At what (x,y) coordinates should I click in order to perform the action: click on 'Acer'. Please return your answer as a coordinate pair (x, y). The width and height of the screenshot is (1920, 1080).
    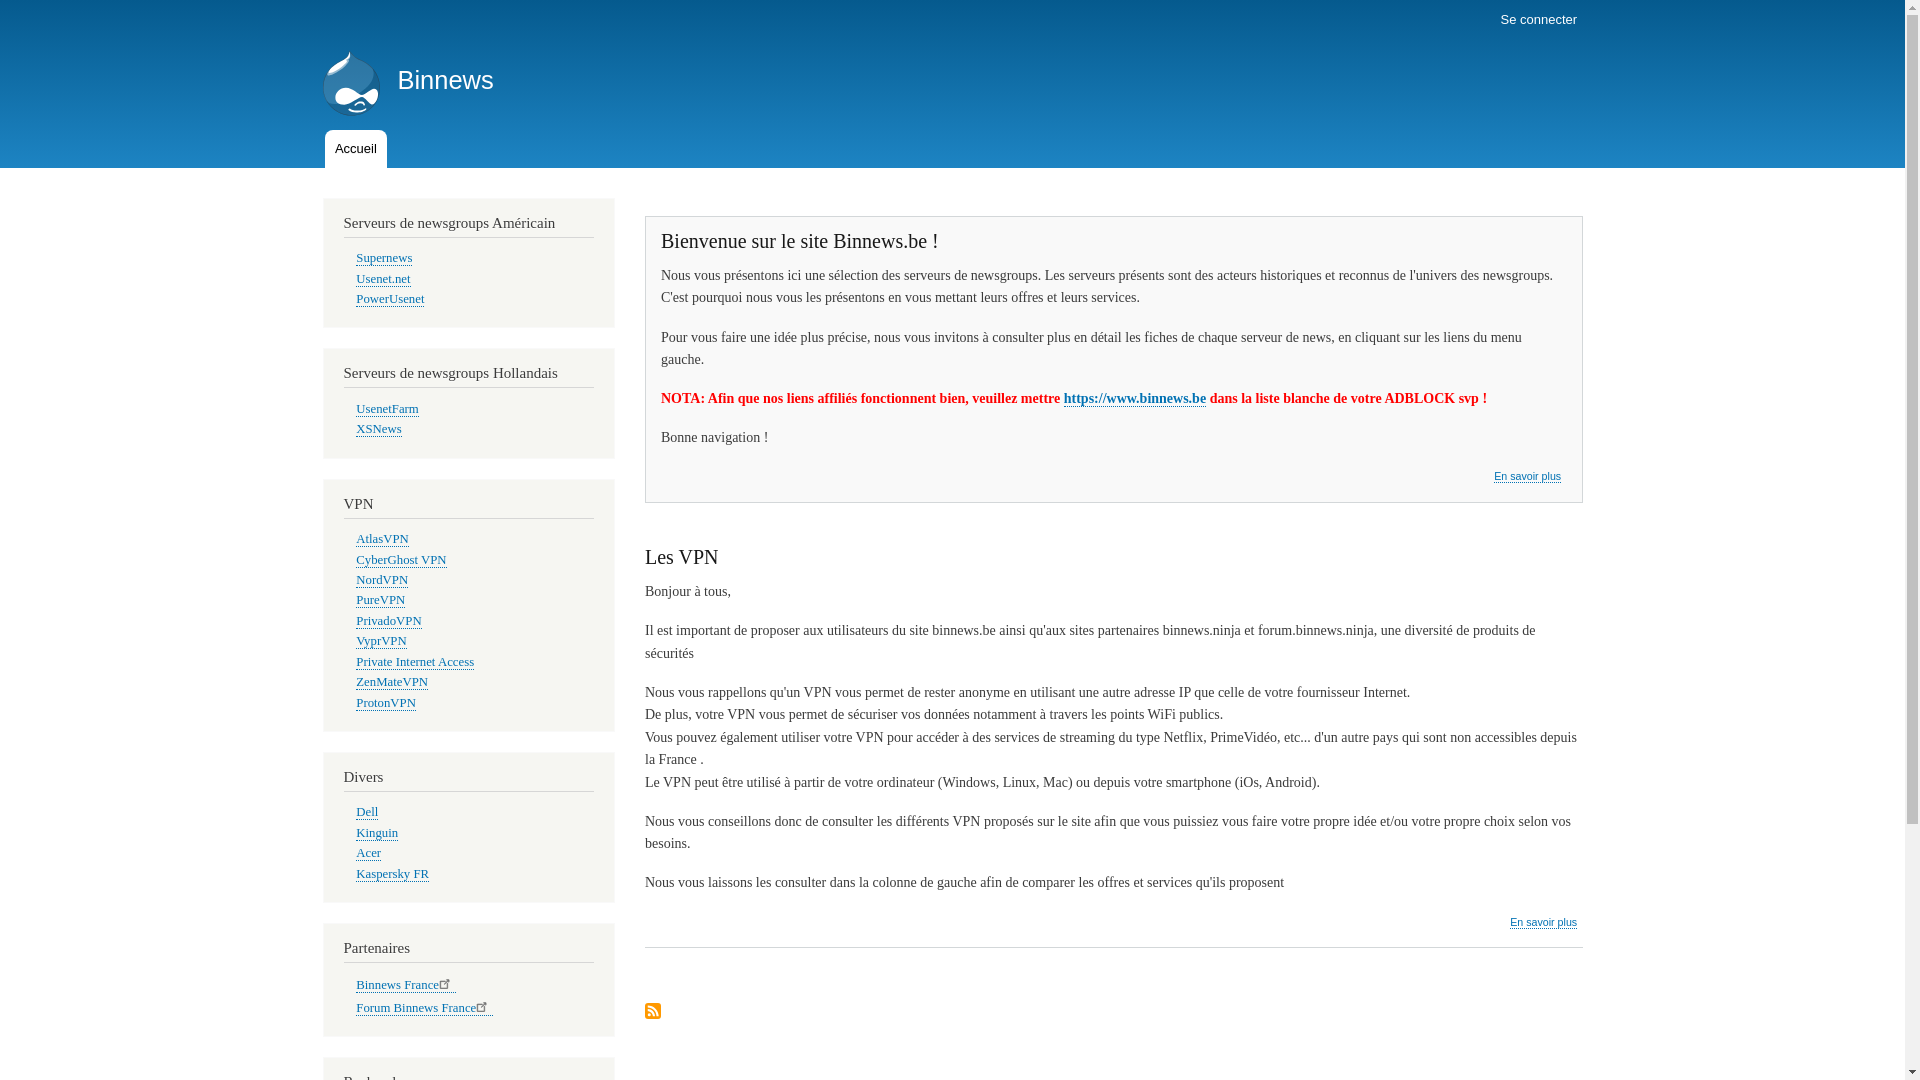
    Looking at the image, I should click on (355, 853).